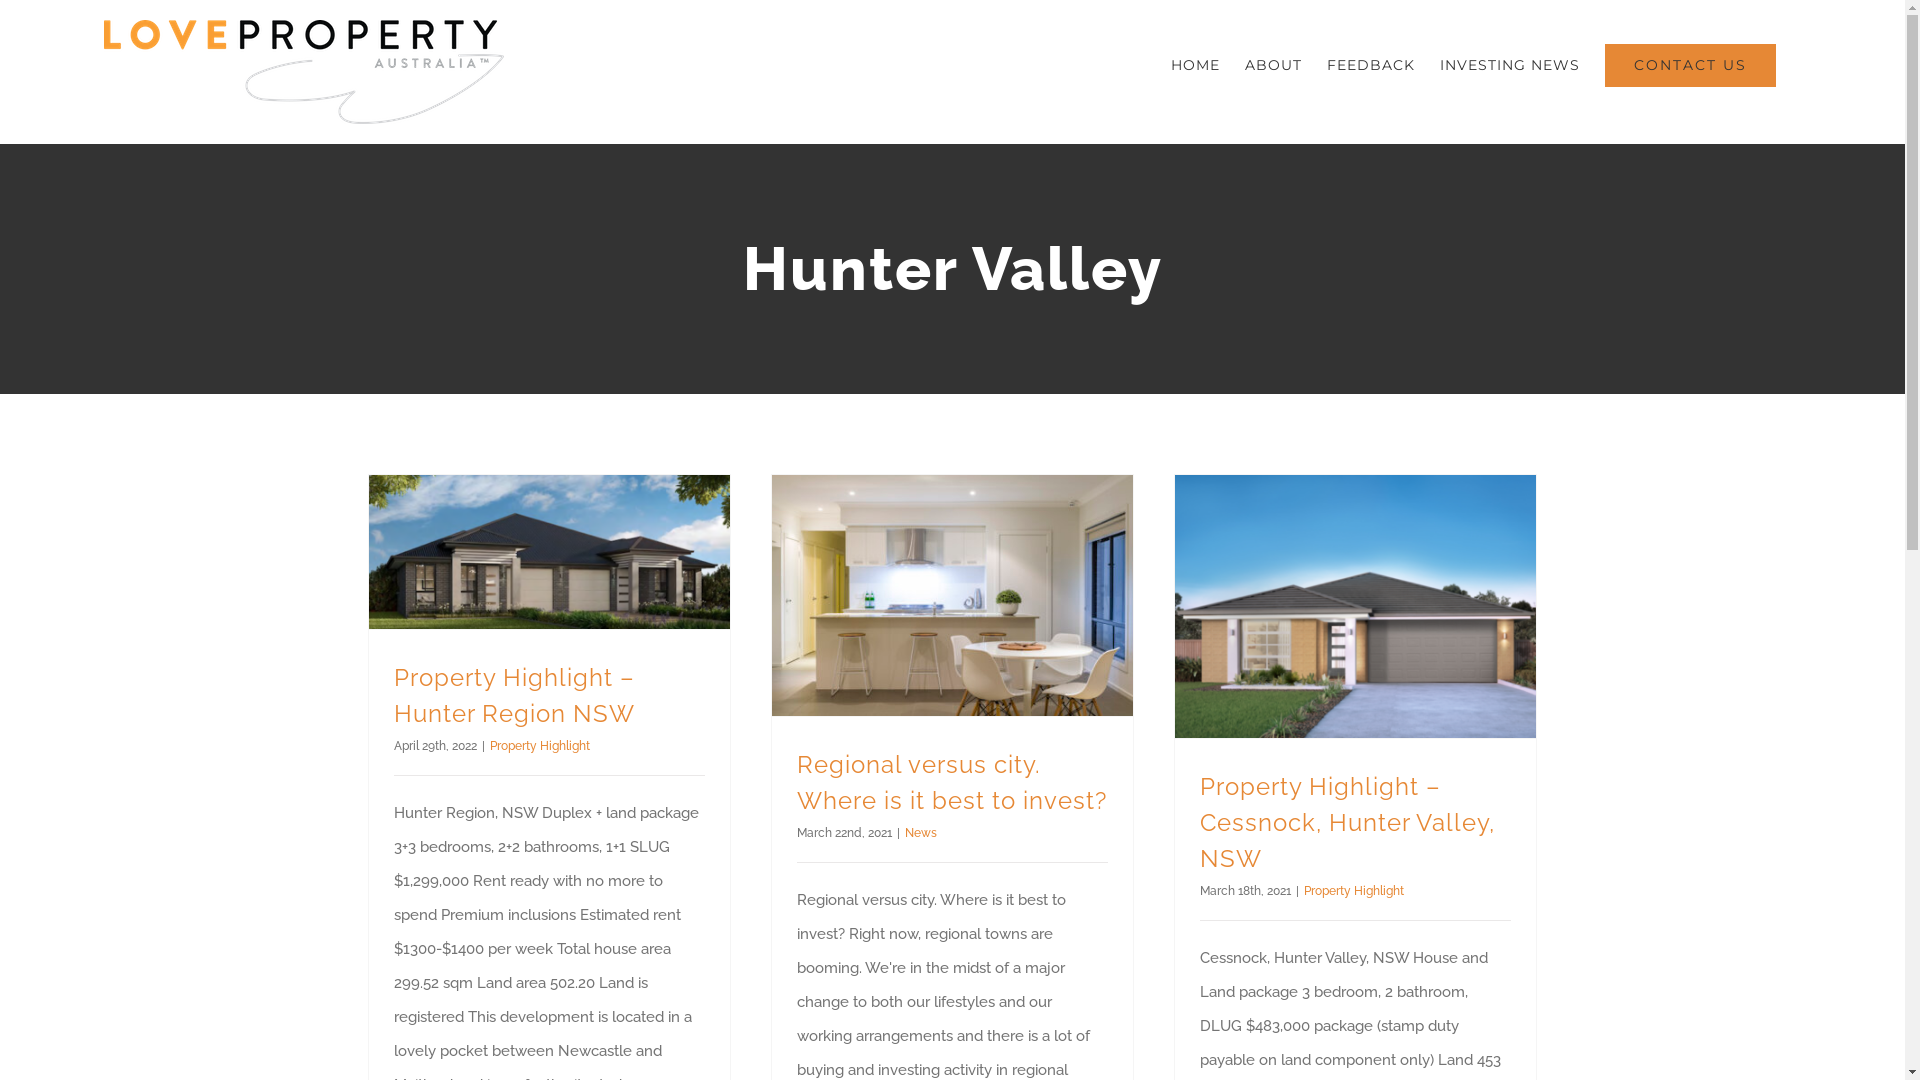 Image resolution: width=1920 pixels, height=1080 pixels. Describe the element at coordinates (949, 781) in the screenshot. I see `'Regional versus city. Where is it best to invest?'` at that location.